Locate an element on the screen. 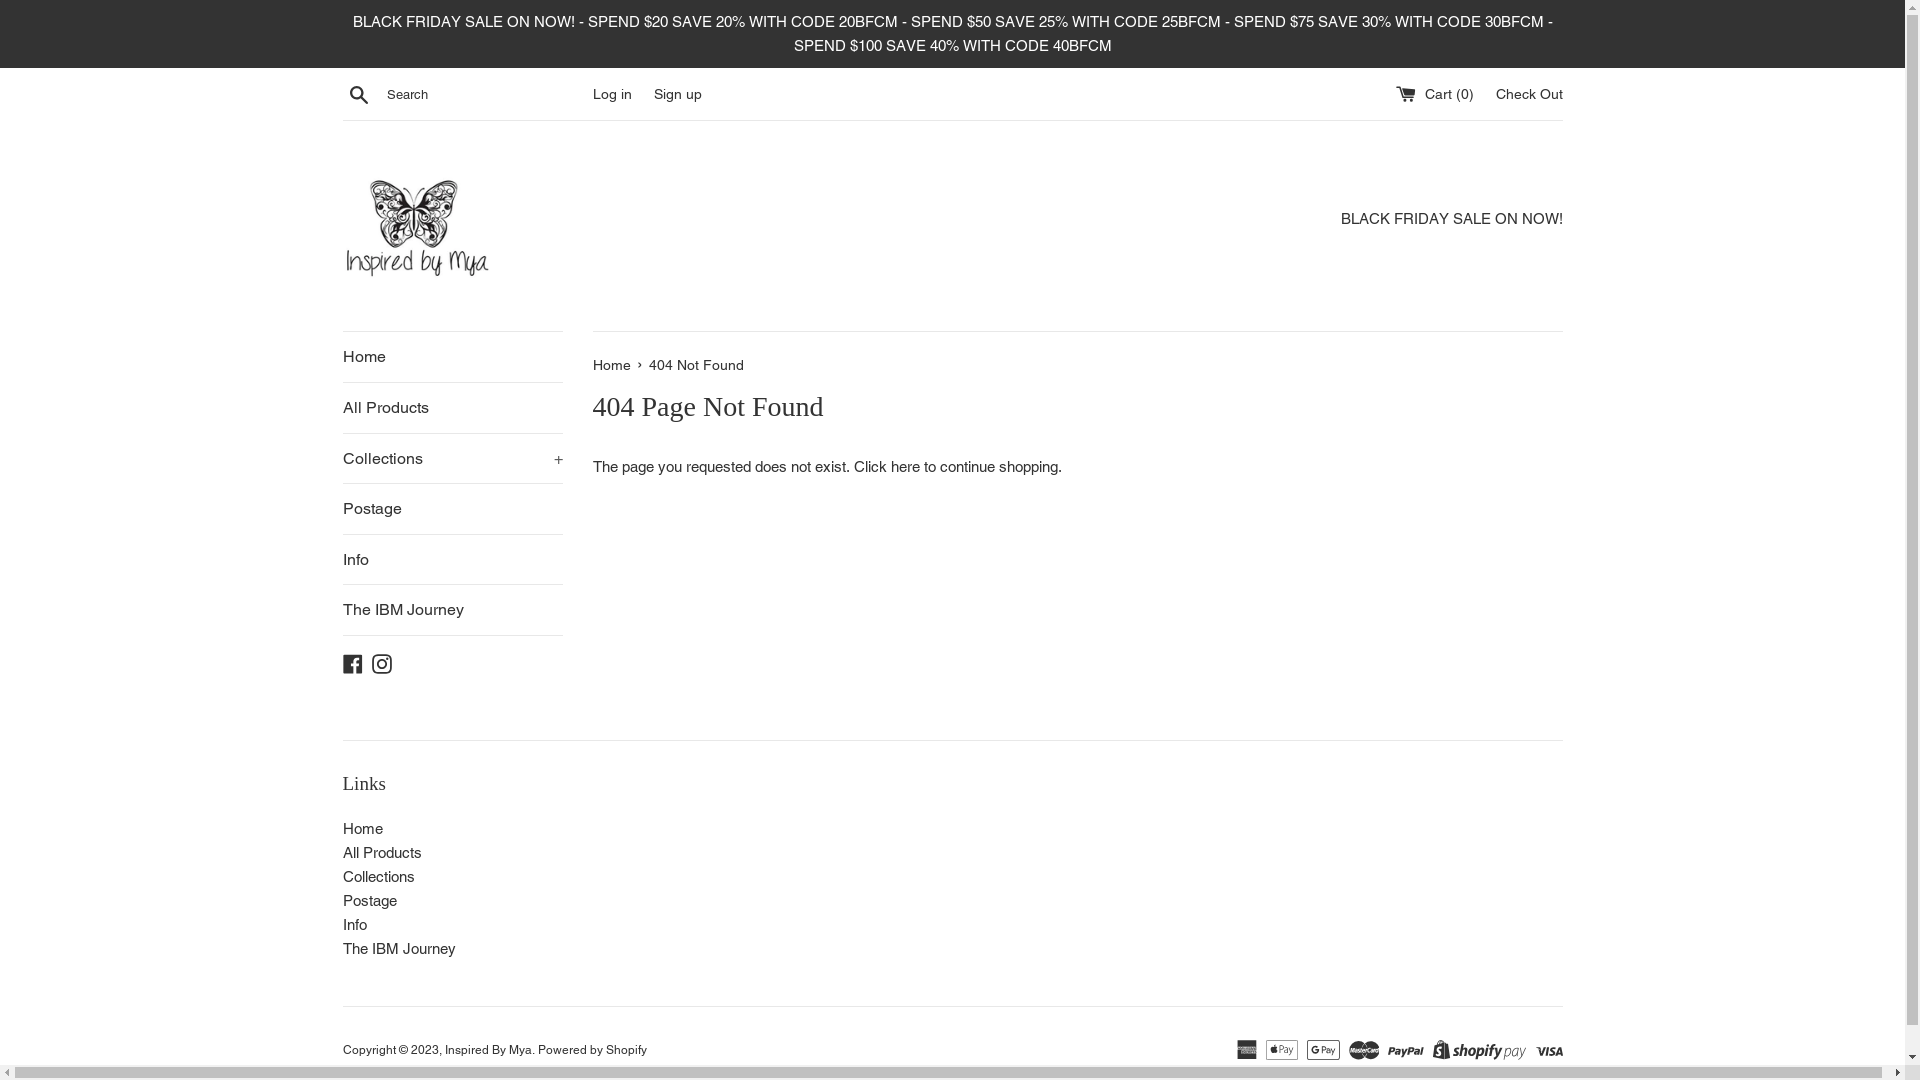 Image resolution: width=1920 pixels, height=1080 pixels. 'All Products' is located at coordinates (381, 852).